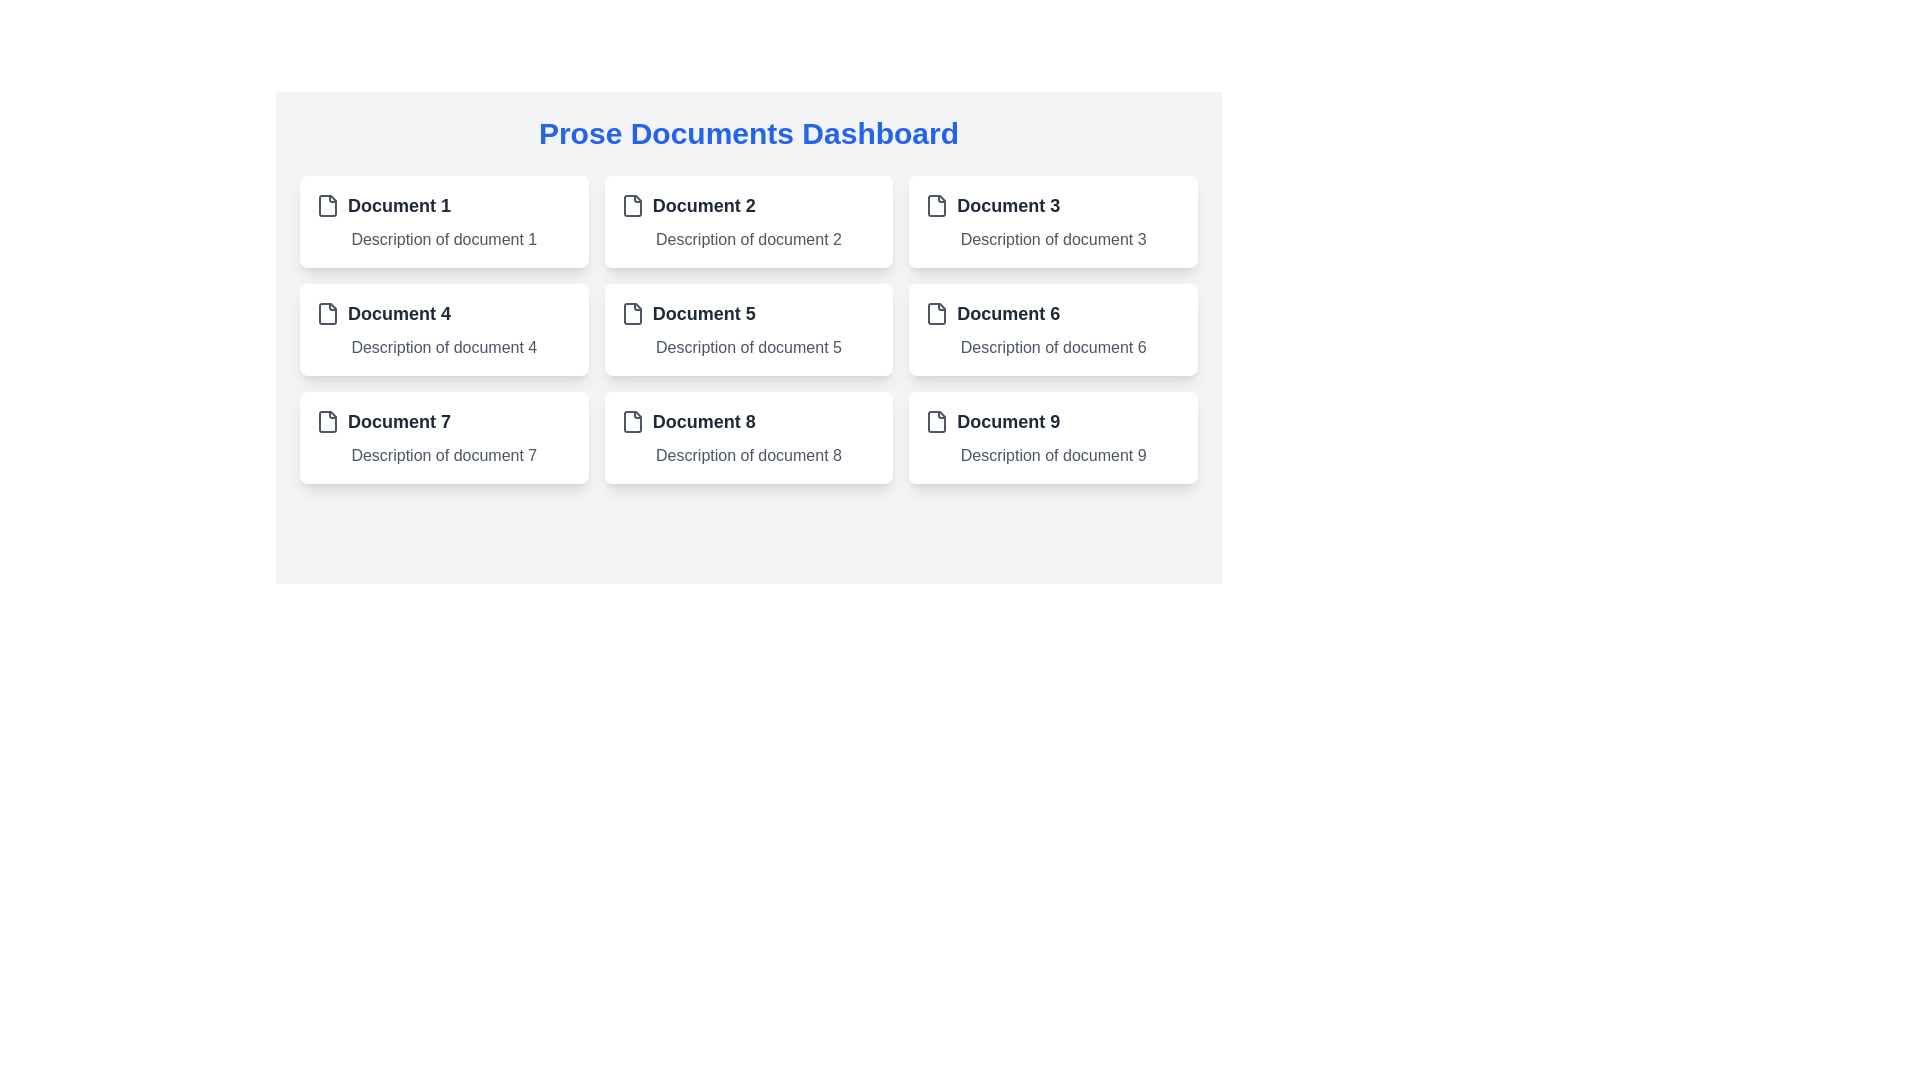  I want to click on the rectangular card with a white background, rounded corners, displaying 'Document 5' at the top and 'Description of document 5' below, so click(747, 329).